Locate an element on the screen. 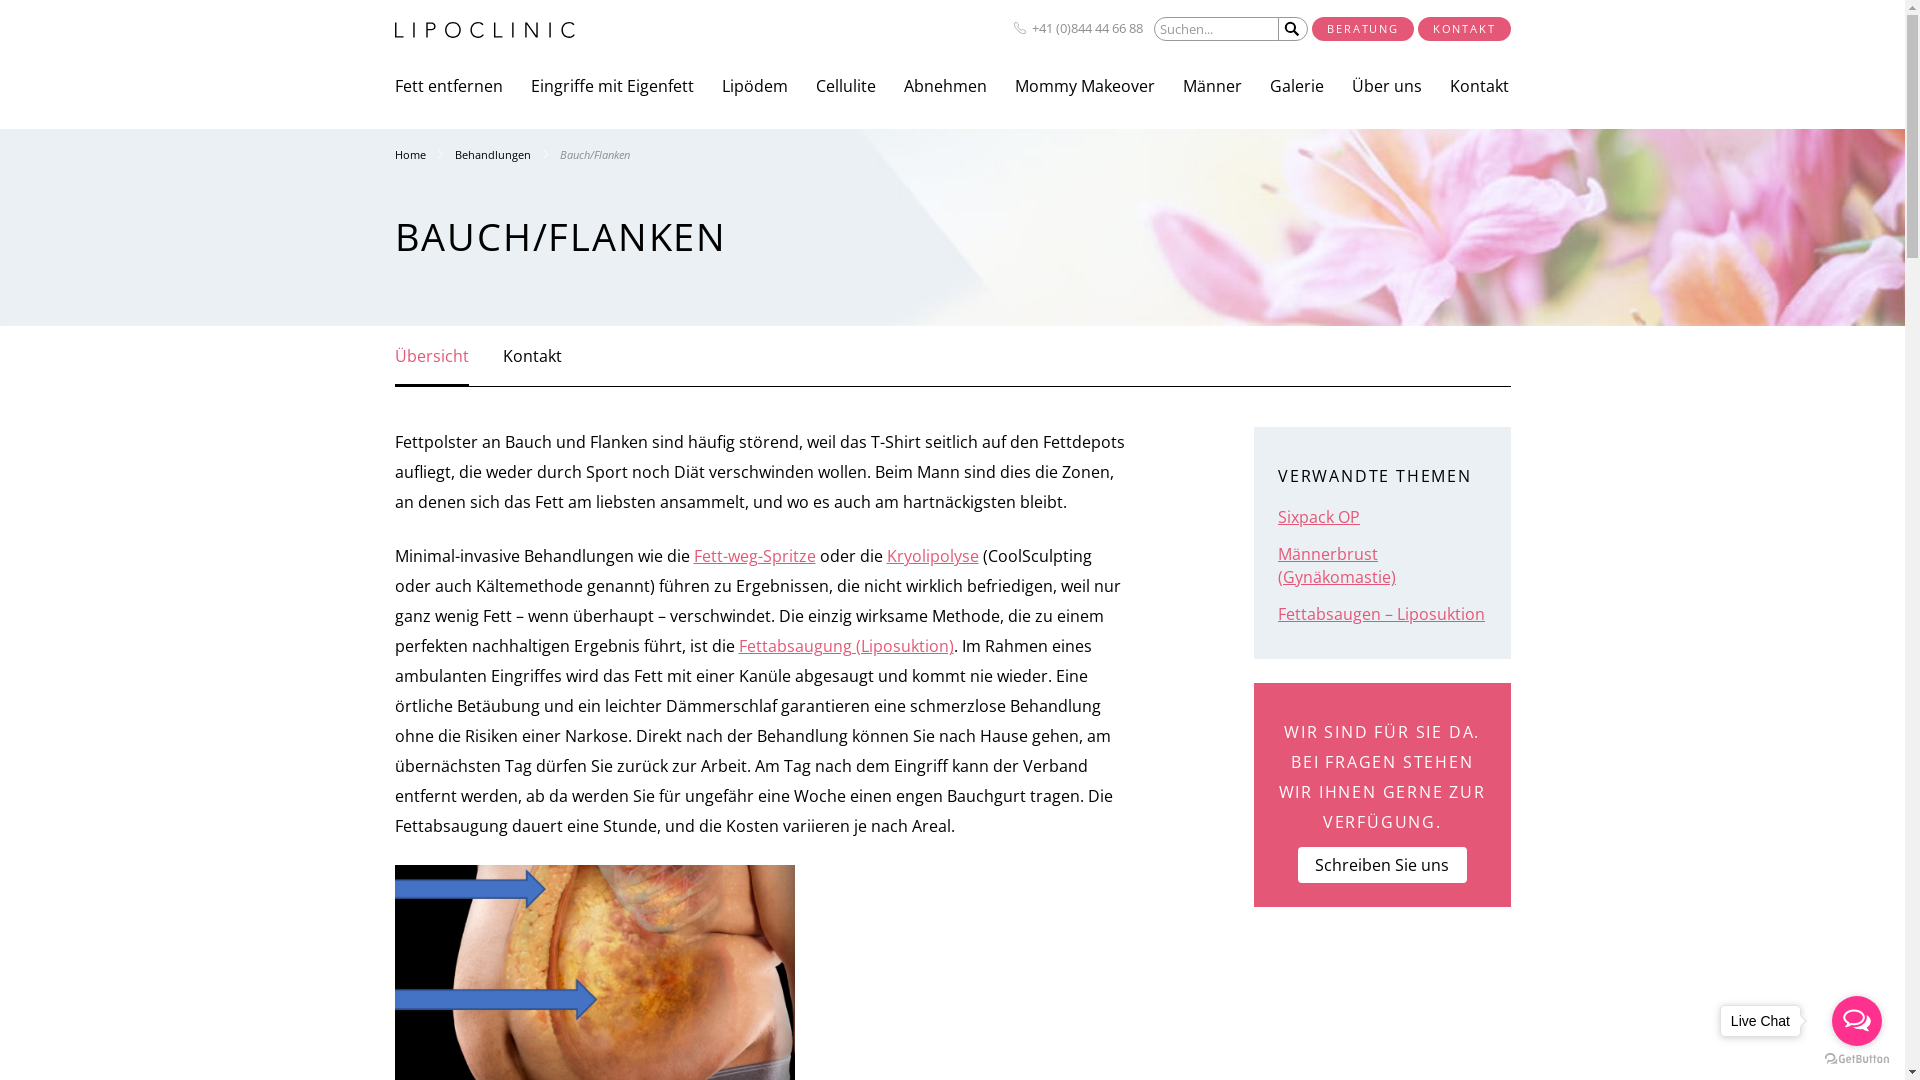 The width and height of the screenshot is (1920, 1080). 'Fett-weg-Spritze' is located at coordinates (694, 555).